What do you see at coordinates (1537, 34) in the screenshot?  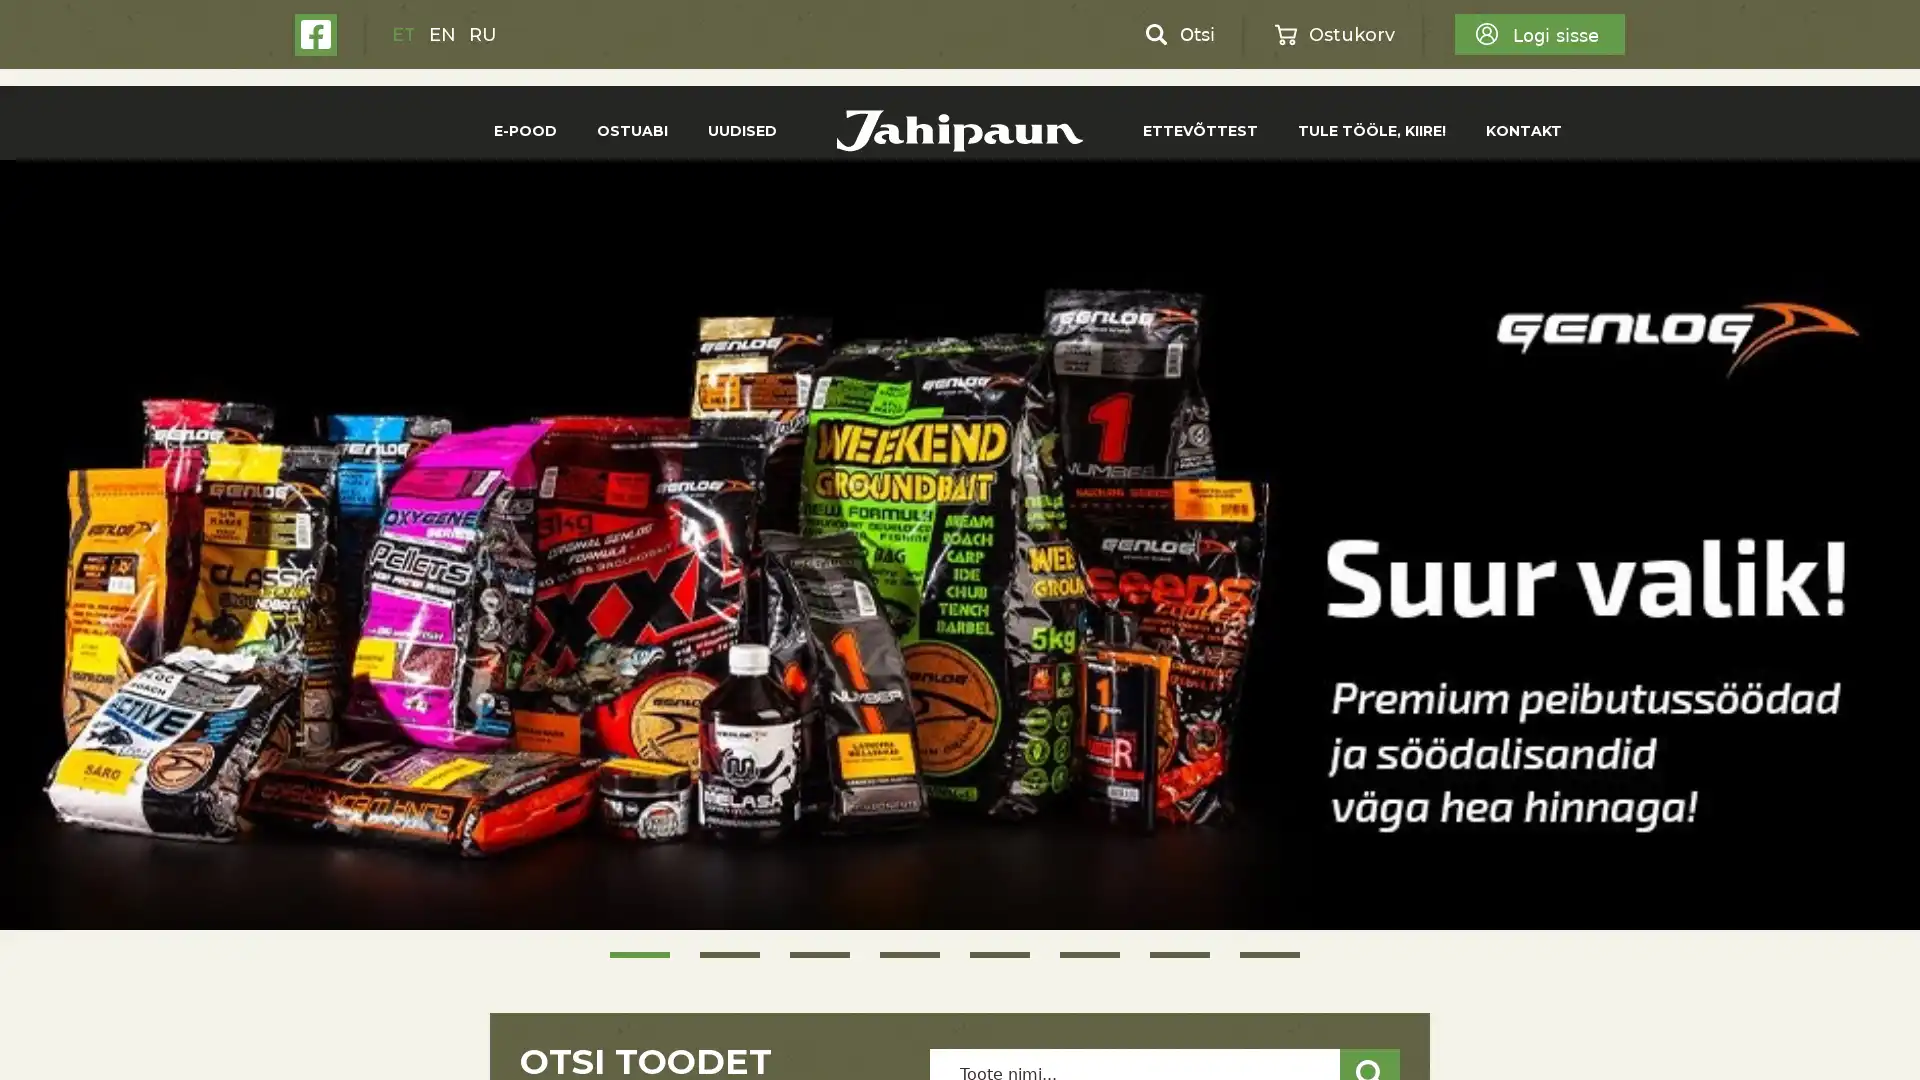 I see `Logi sisse` at bounding box center [1537, 34].